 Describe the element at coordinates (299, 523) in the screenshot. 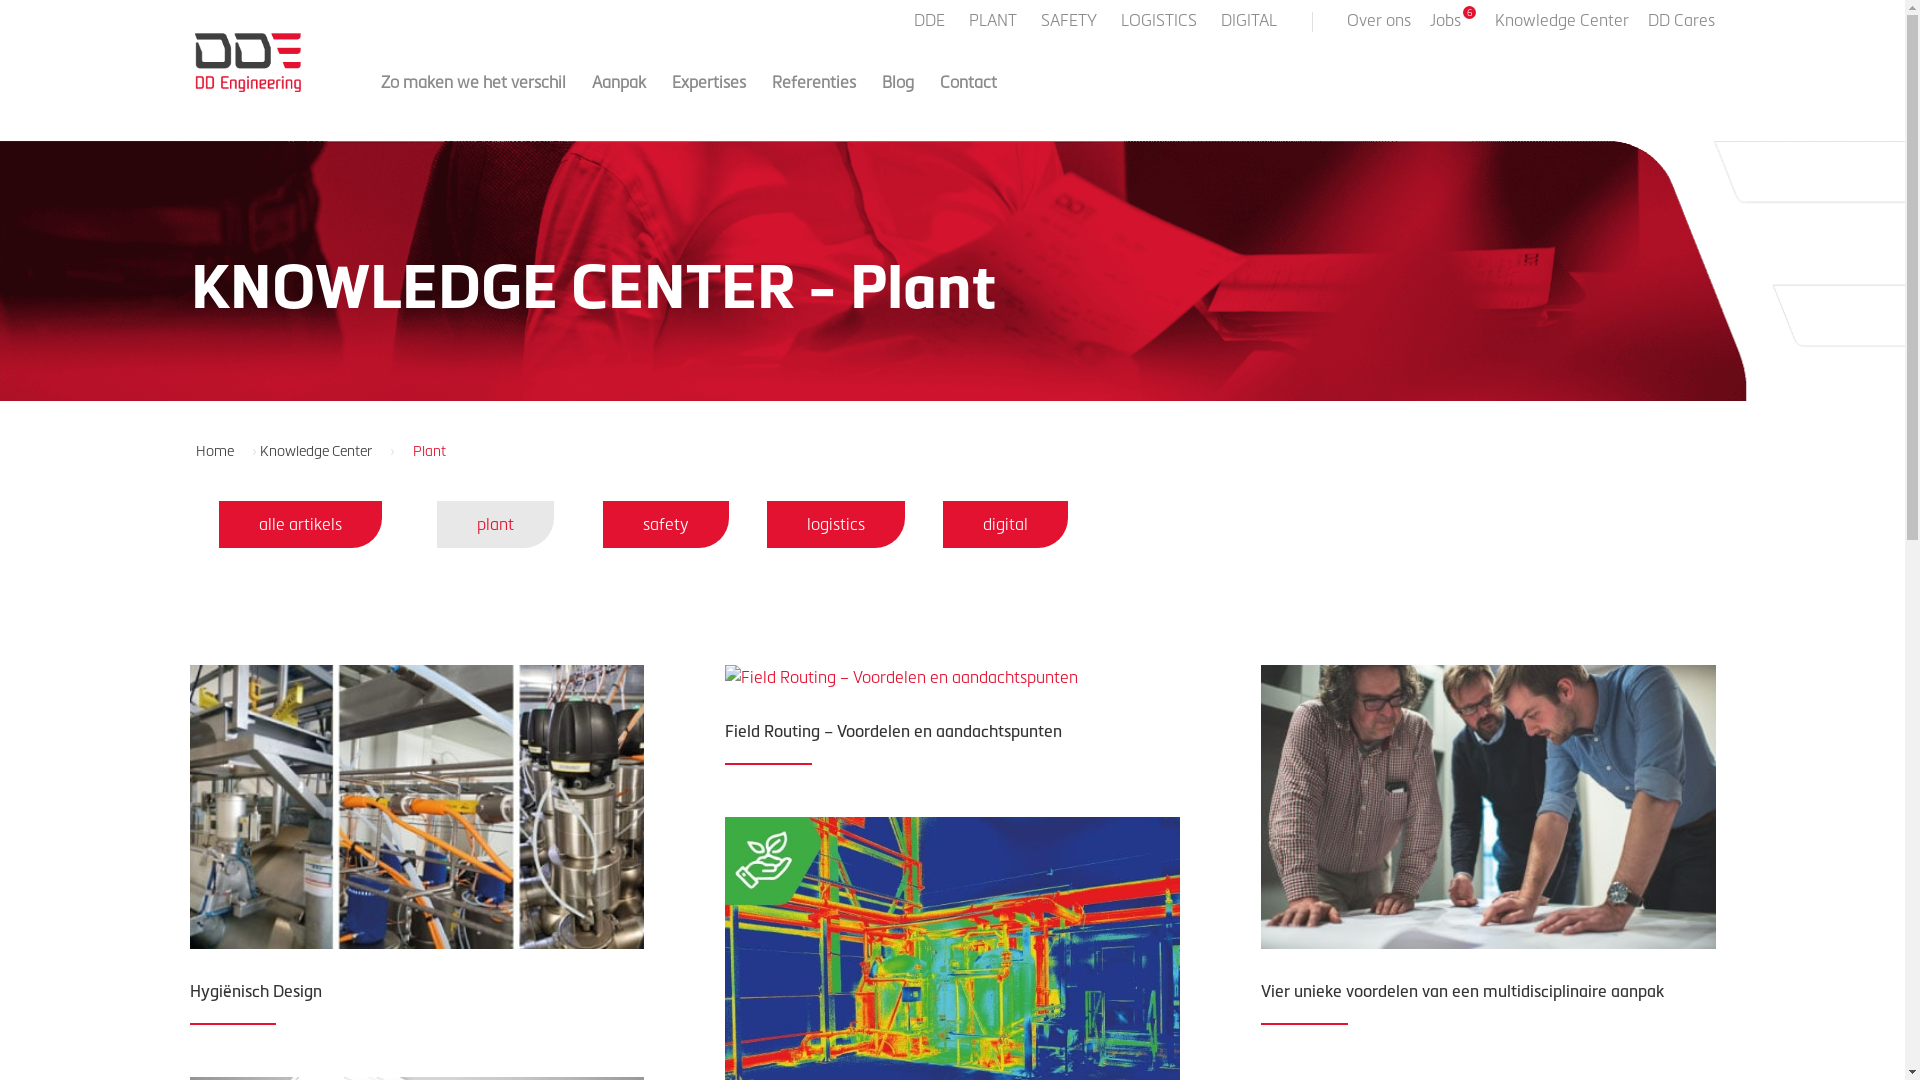

I see `'alle artikels'` at that location.